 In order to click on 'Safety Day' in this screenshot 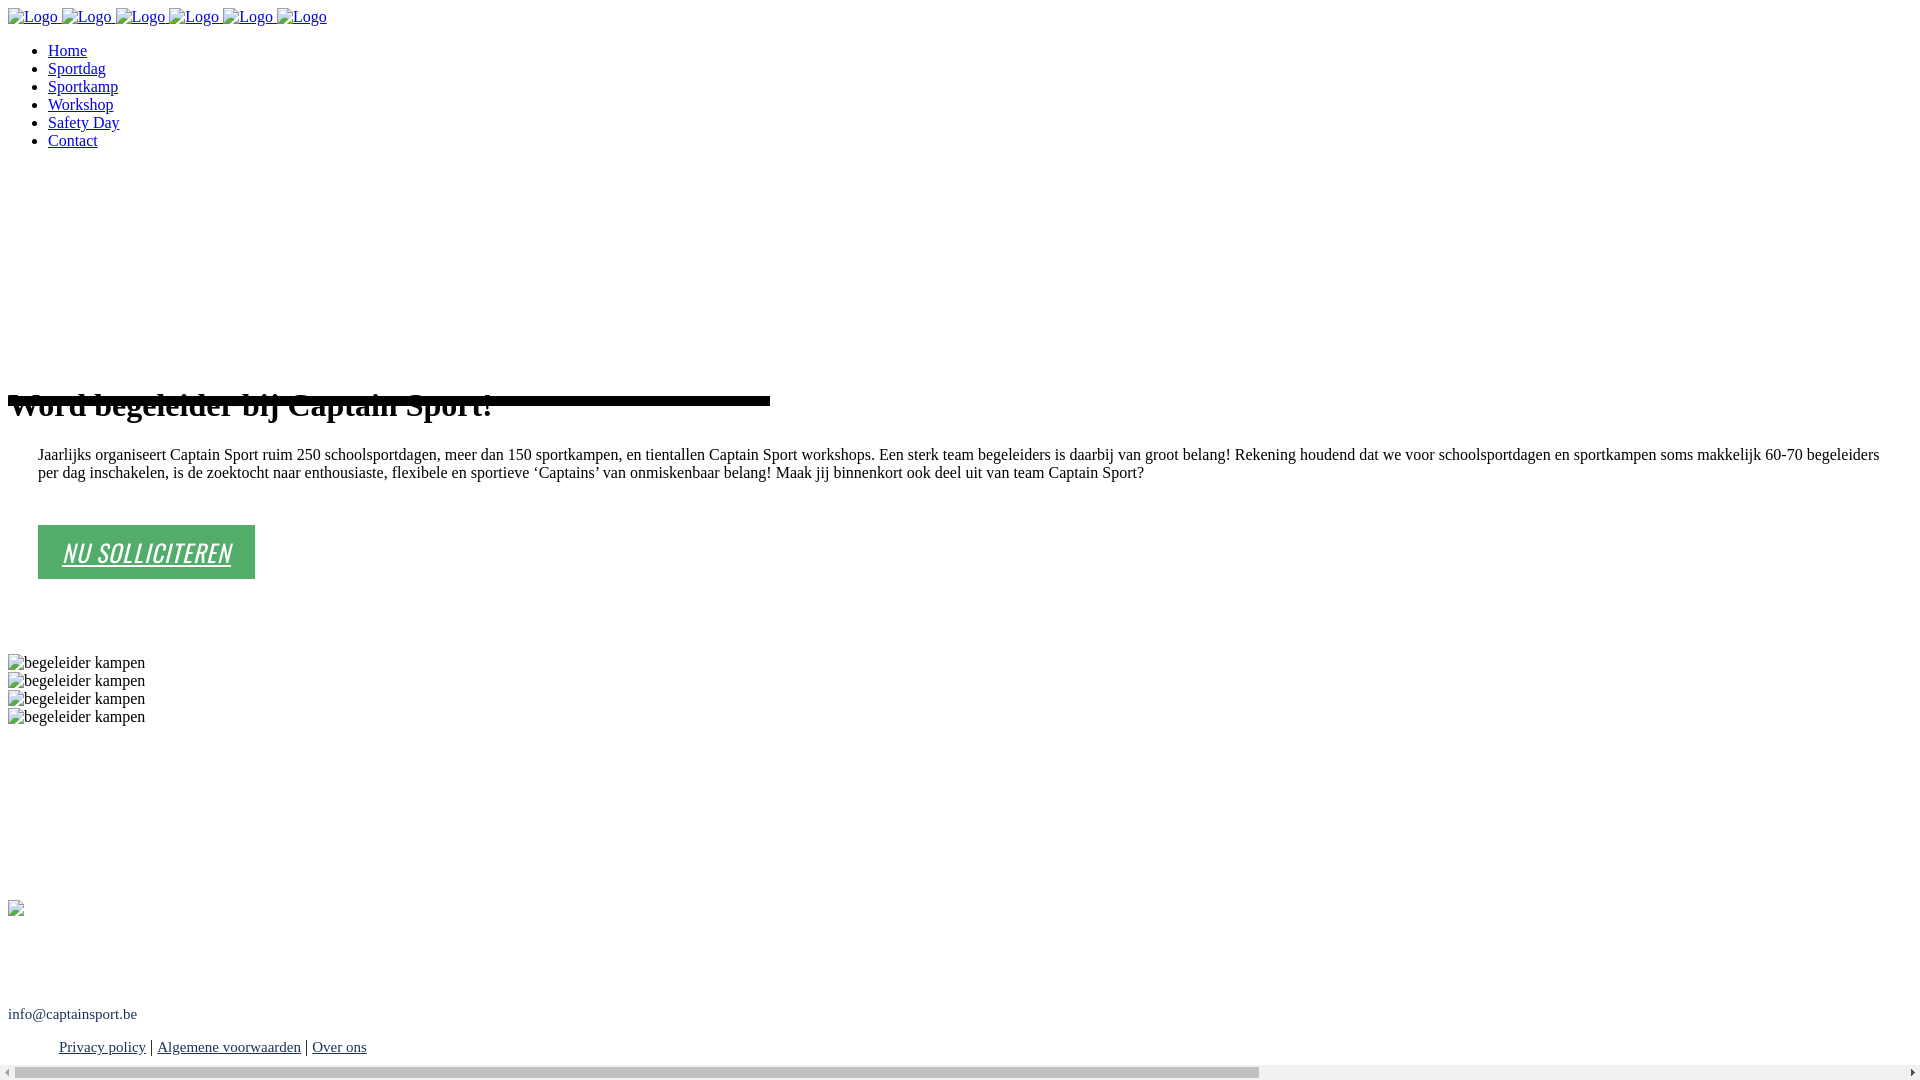, I will do `click(48, 122)`.